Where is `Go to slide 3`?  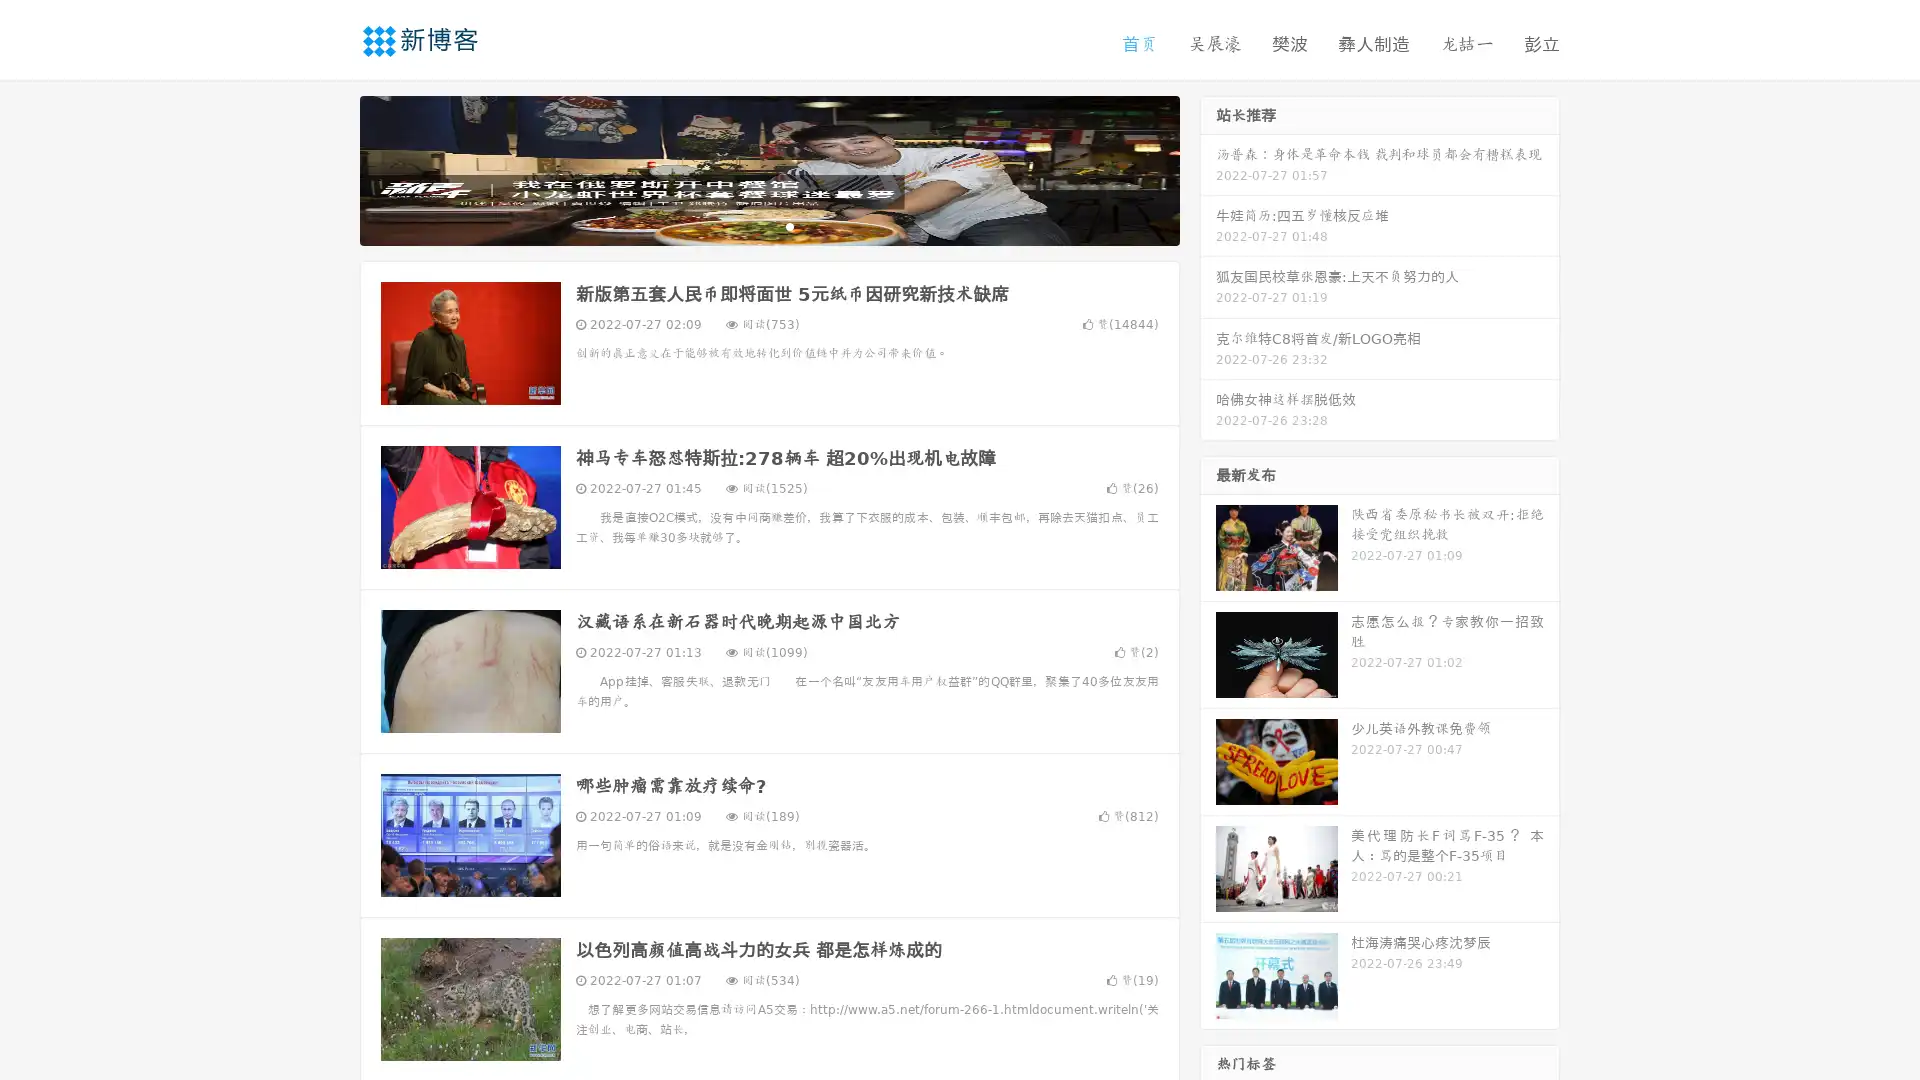
Go to slide 3 is located at coordinates (789, 225).